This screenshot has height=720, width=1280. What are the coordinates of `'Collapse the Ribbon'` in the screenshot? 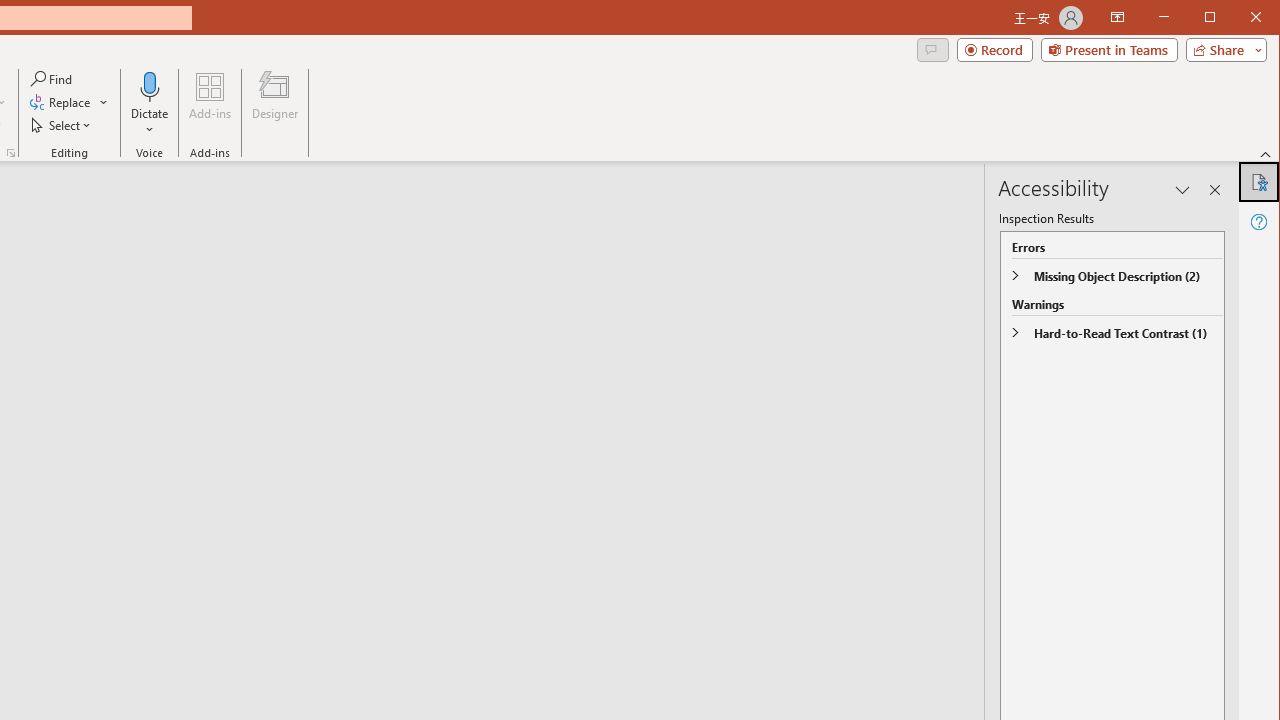 It's located at (1265, 153).